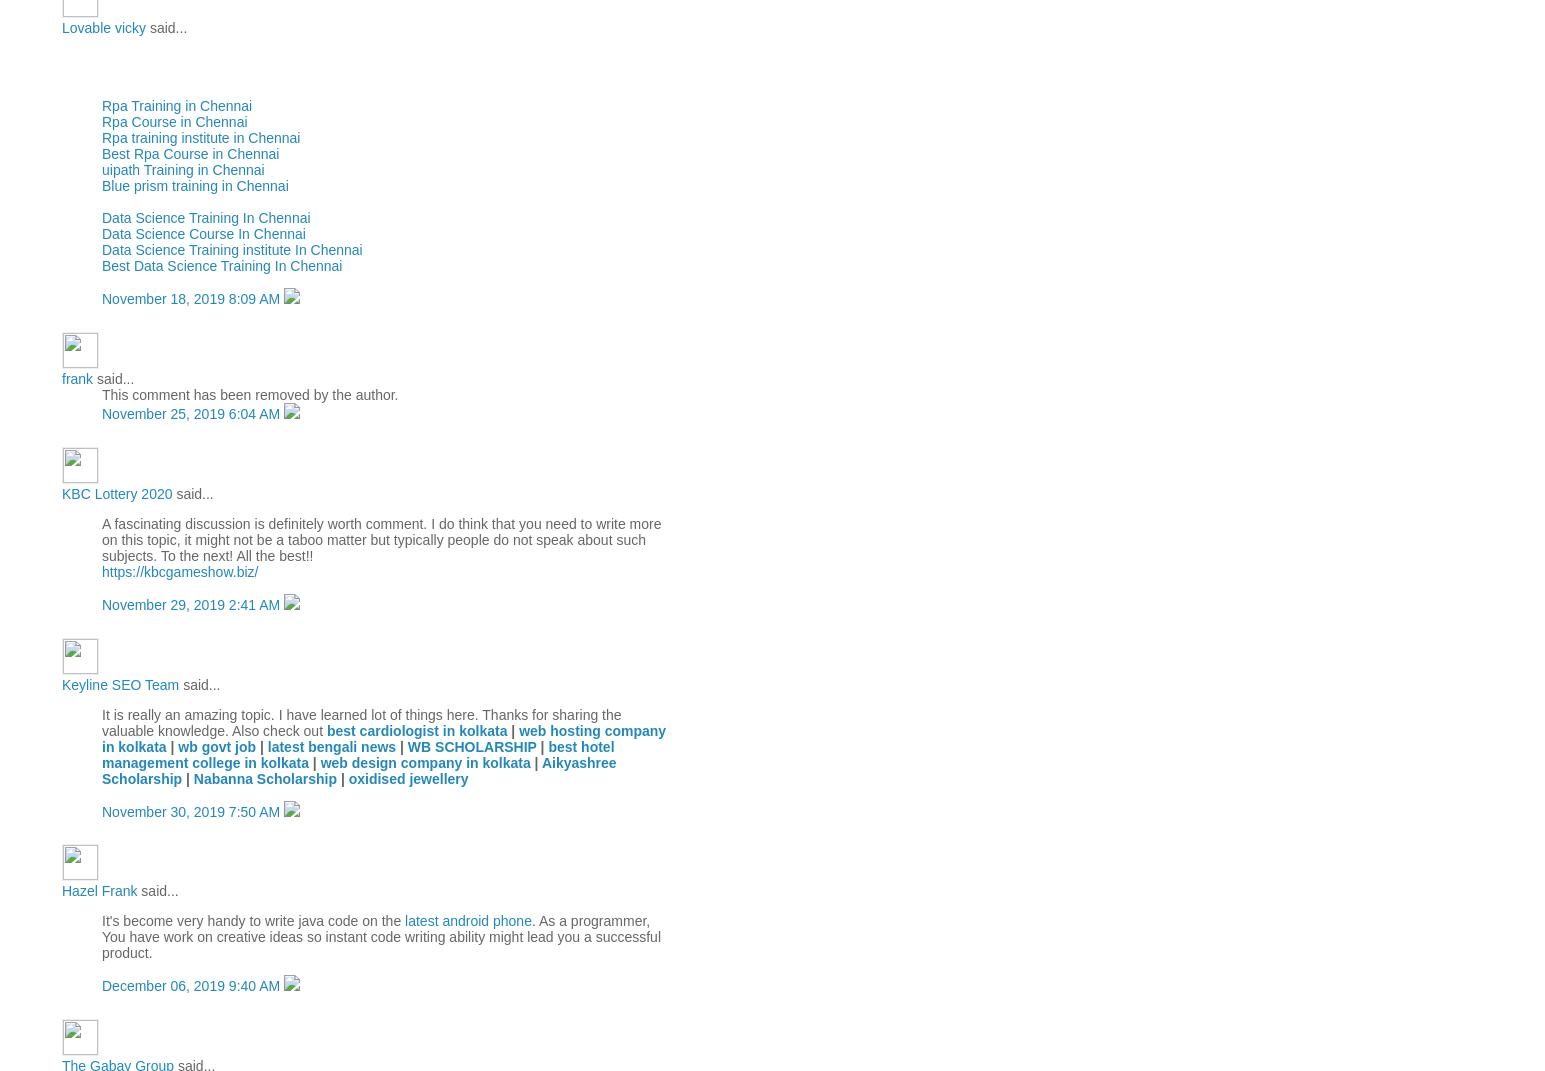 The width and height of the screenshot is (1545, 1071). Describe the element at coordinates (192, 809) in the screenshot. I see `'November 30, 2019 7:50 AM'` at that location.